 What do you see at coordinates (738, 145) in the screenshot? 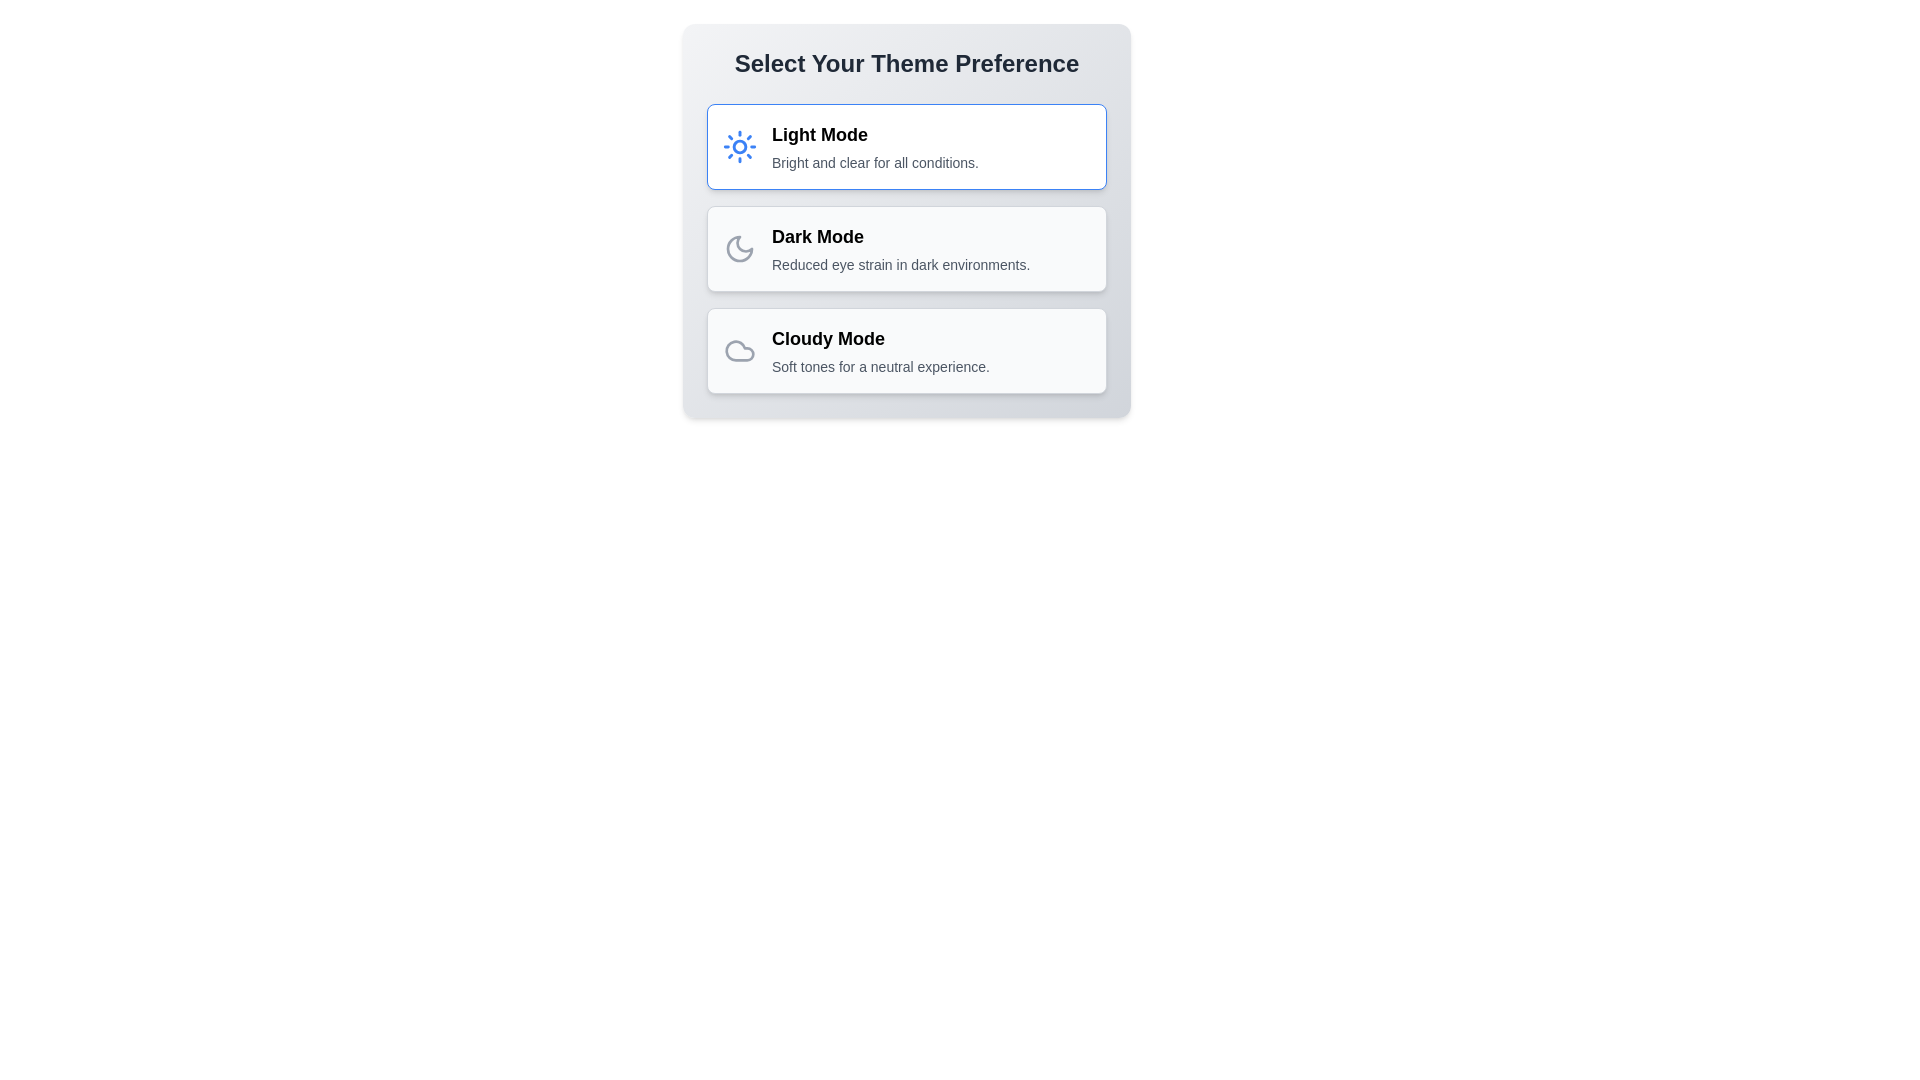
I see `the small circular SVG shape within the blue sun-like icon next to the 'Light Mode' option in the 'Select Your Theme Preference' box` at bounding box center [738, 145].